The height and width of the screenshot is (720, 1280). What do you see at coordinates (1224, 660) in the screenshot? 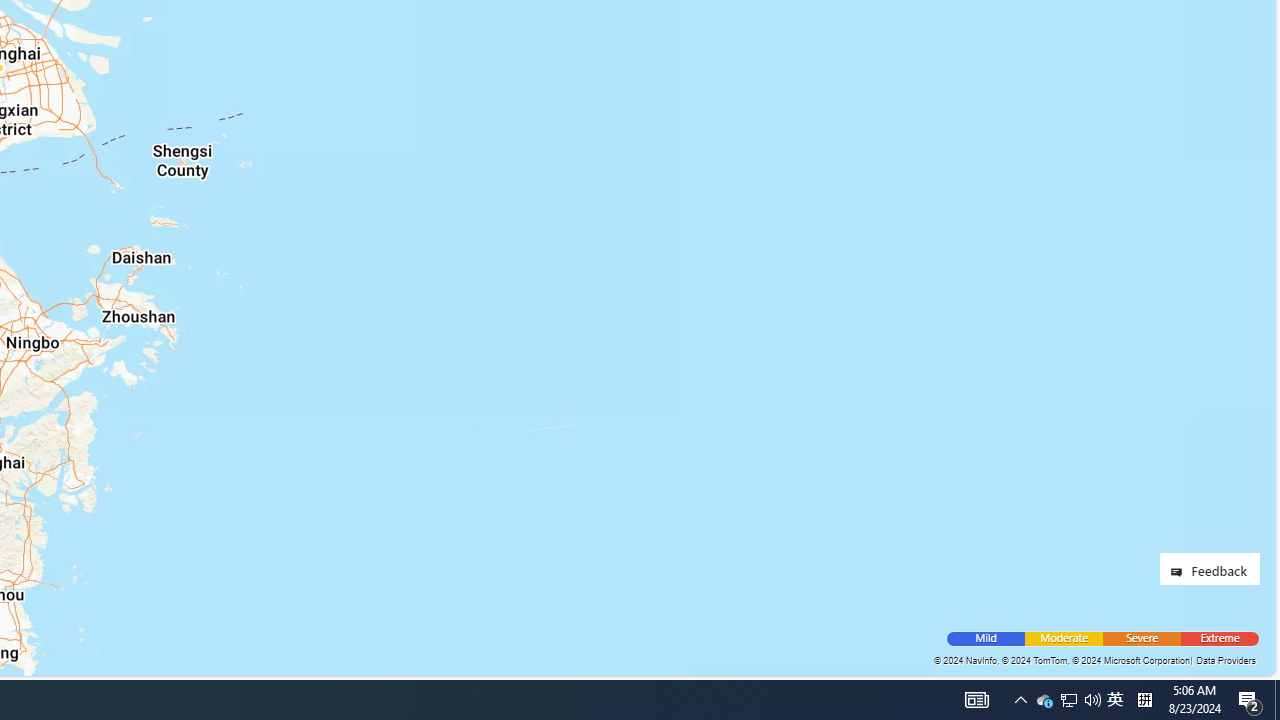
I see `'Data Providers'` at bounding box center [1224, 660].